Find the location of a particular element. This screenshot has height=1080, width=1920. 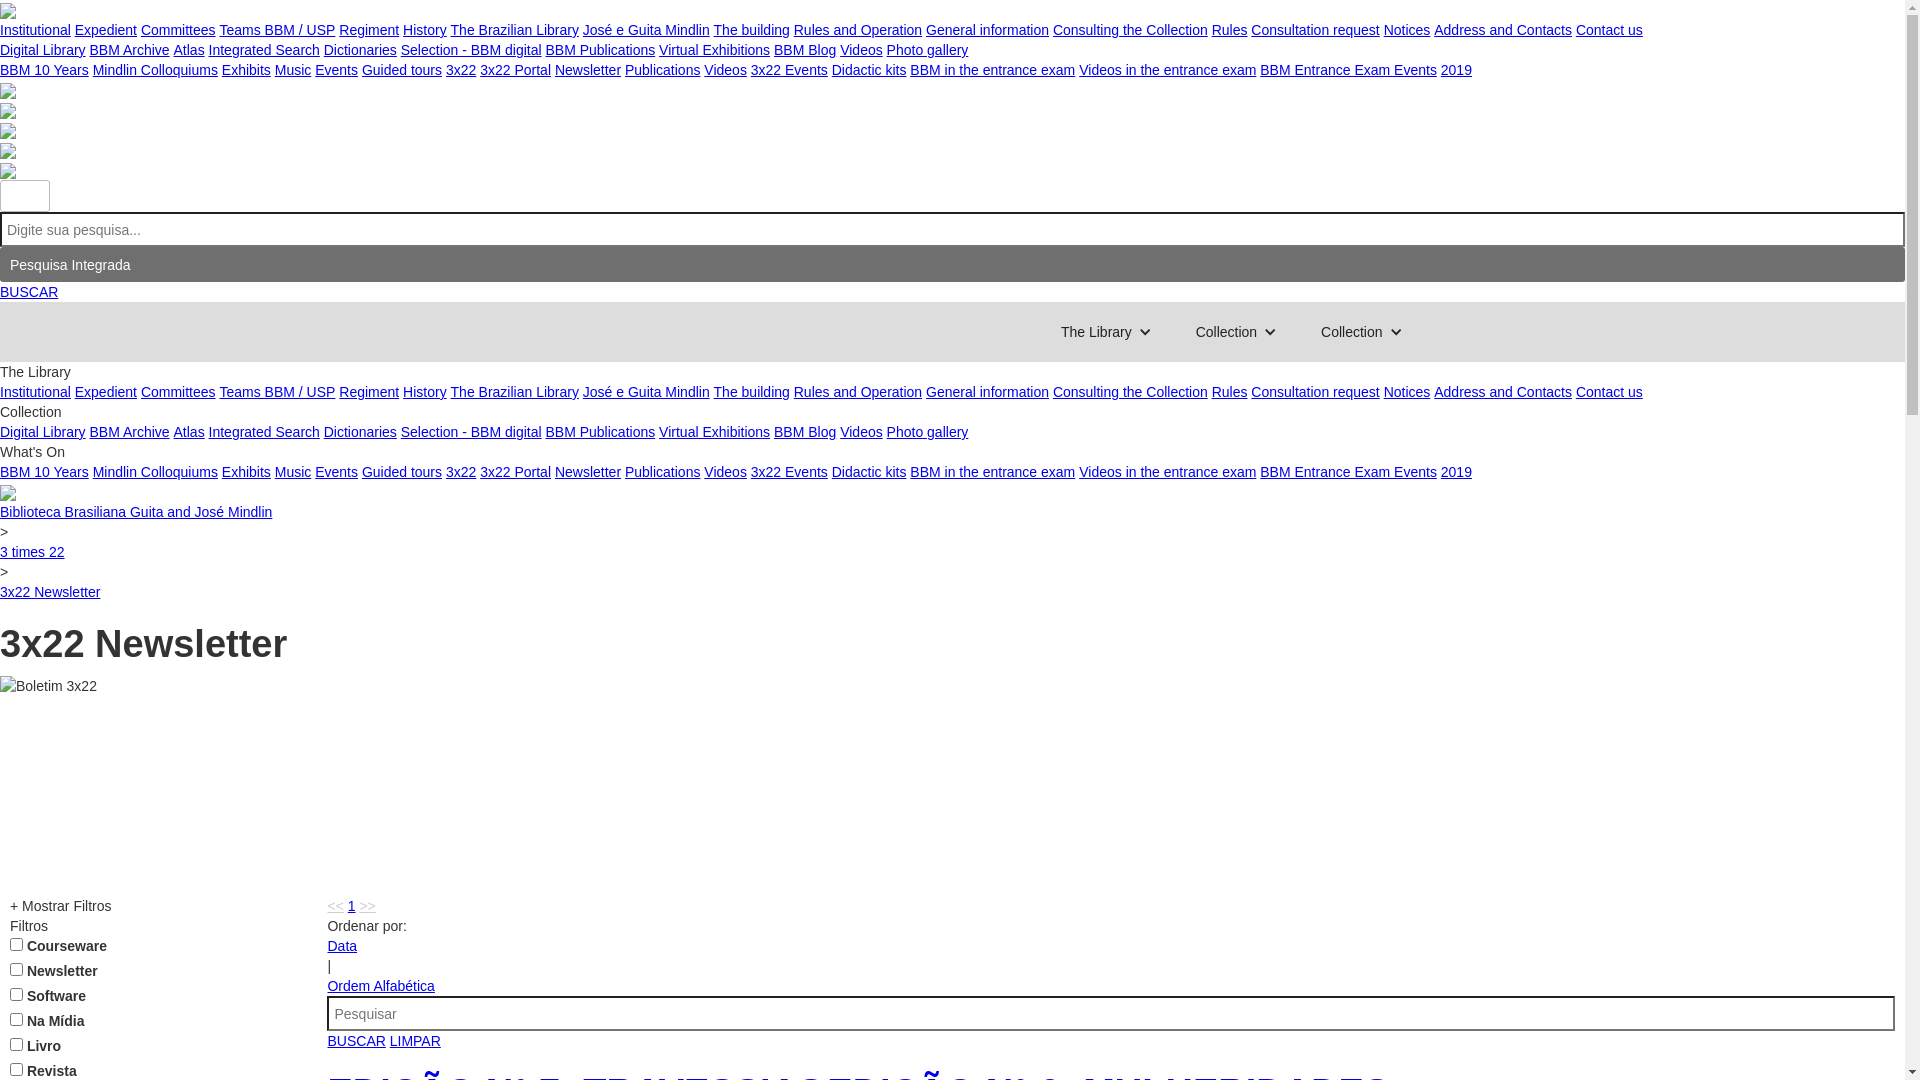

'BBM in the entrance exam' is located at coordinates (992, 68).